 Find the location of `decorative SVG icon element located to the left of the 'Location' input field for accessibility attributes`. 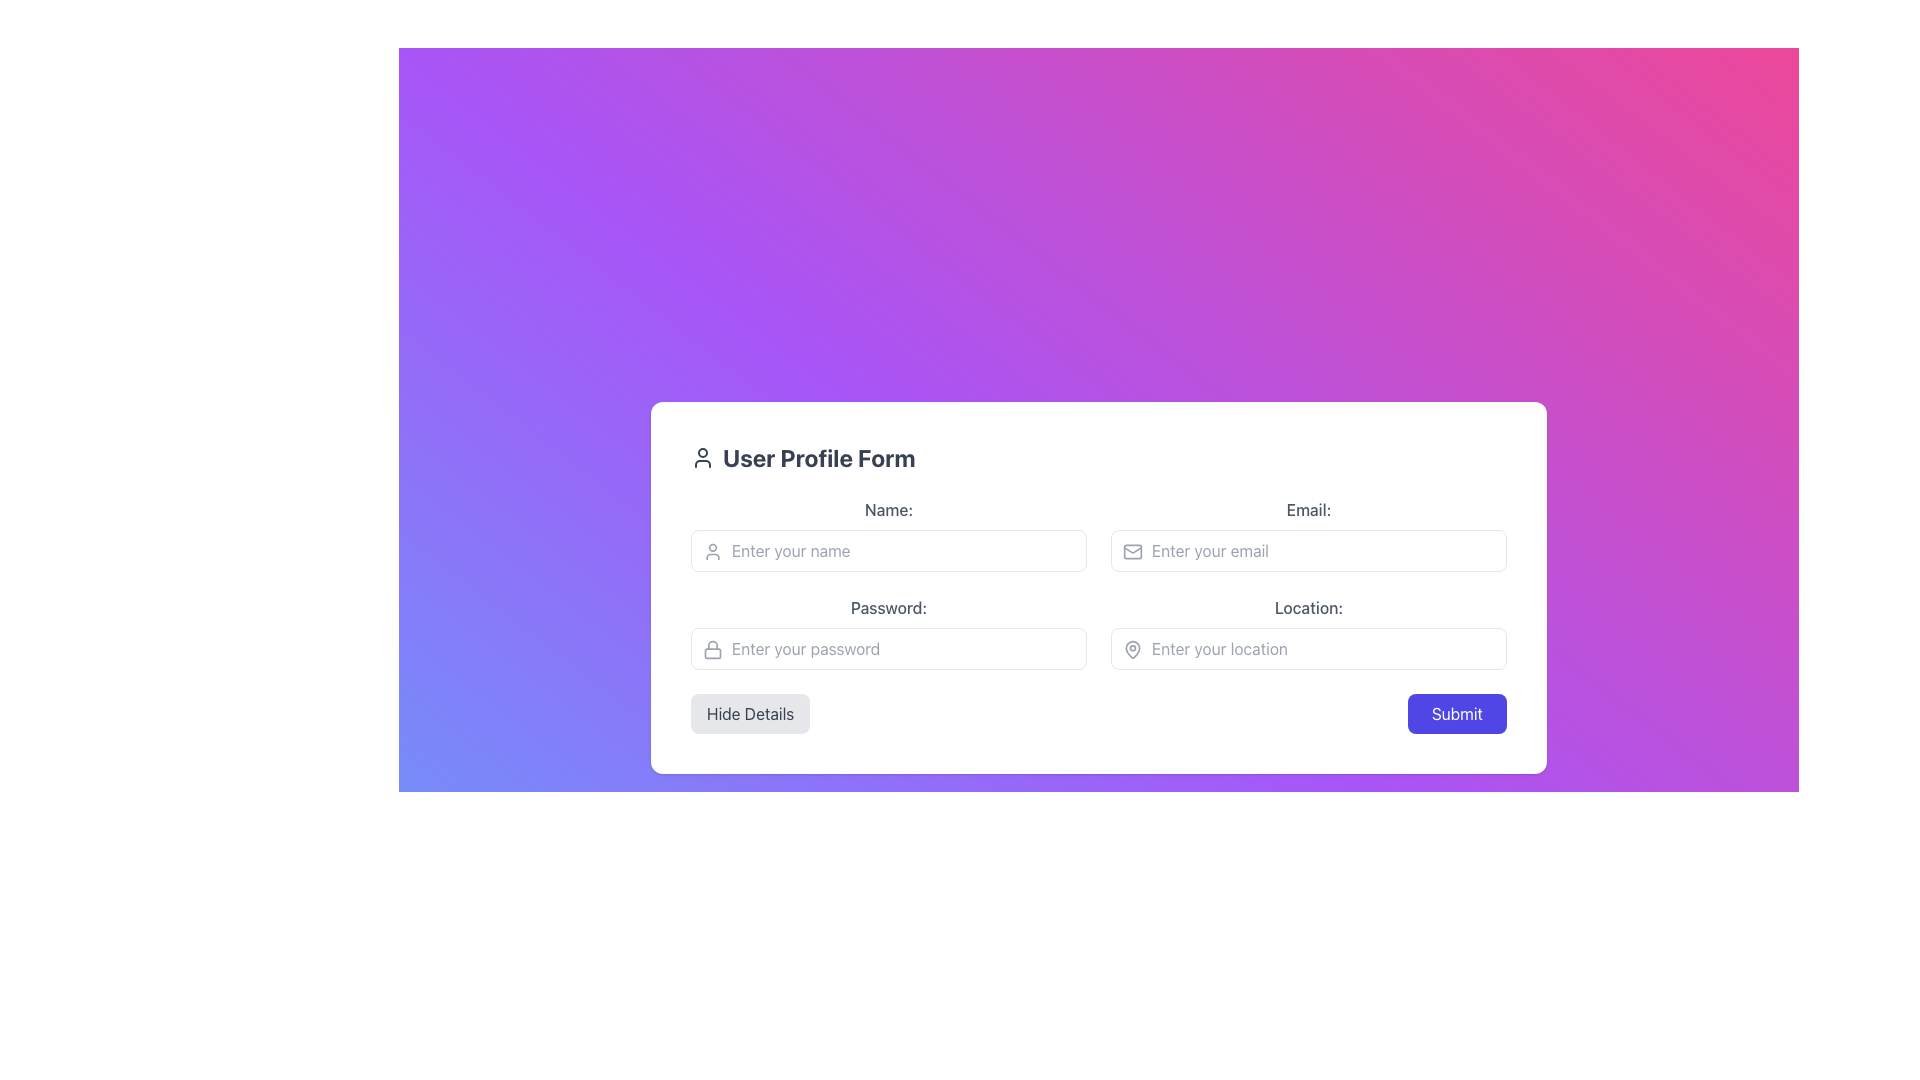

decorative SVG icon element located to the left of the 'Location' input field for accessibility attributes is located at coordinates (1132, 648).